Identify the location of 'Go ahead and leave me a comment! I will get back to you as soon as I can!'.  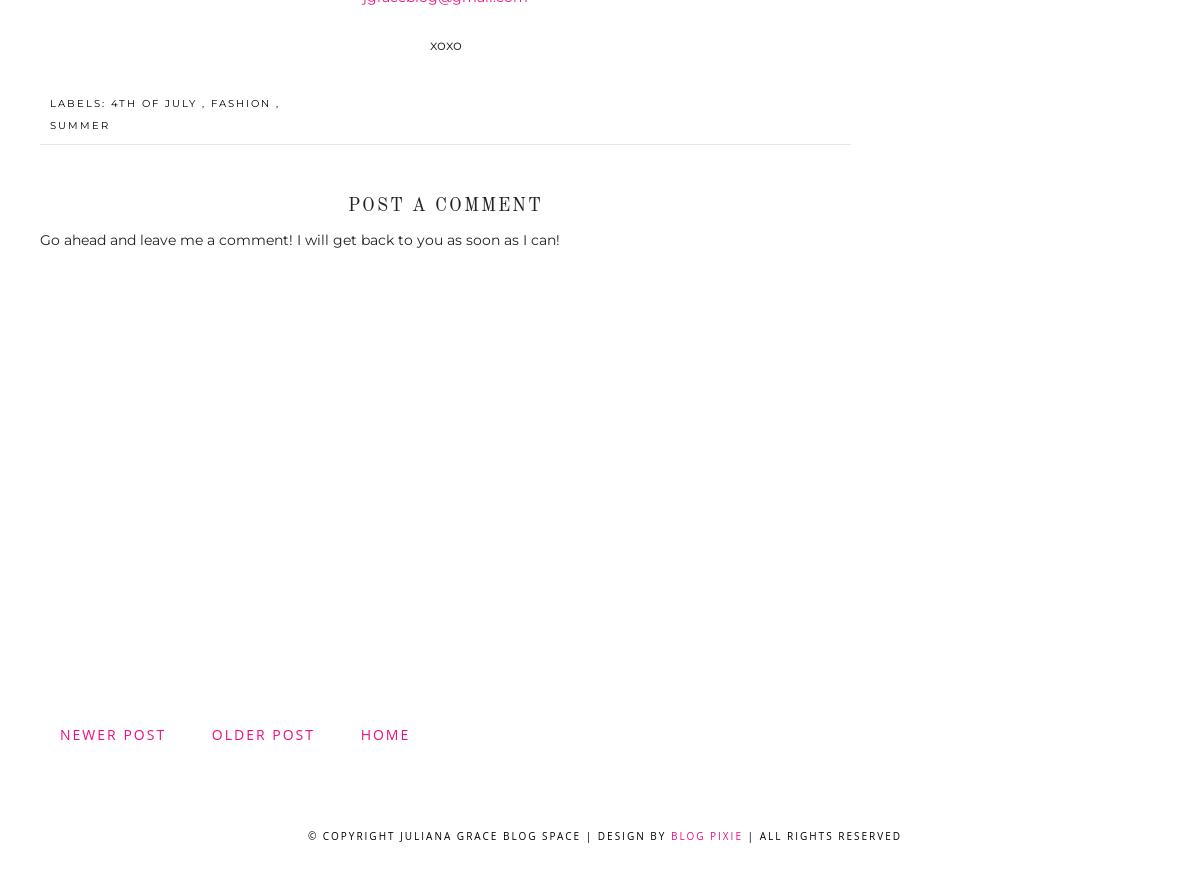
(39, 238).